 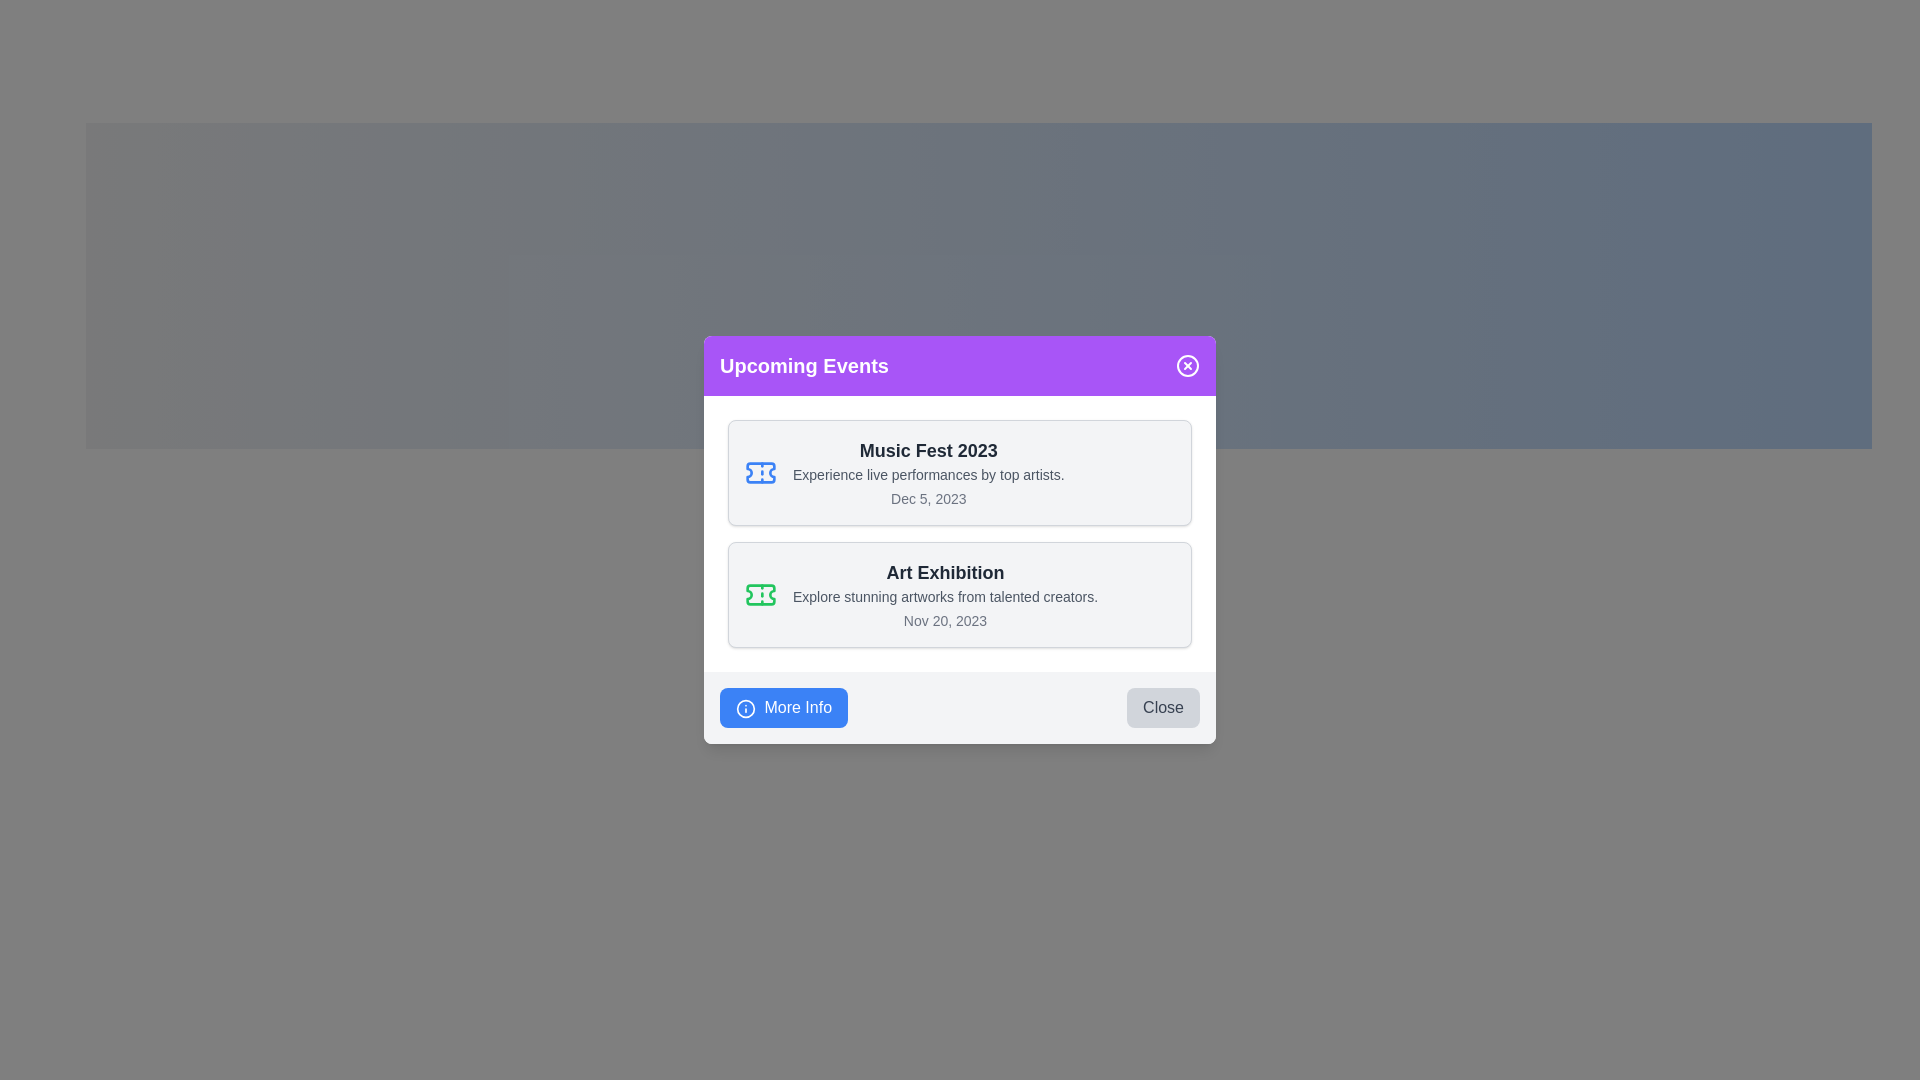 What do you see at coordinates (1188, 366) in the screenshot?
I see `the circular button with a cross icon located at the top-right corner of the purple title bar in the 'Upcoming Events' dialog` at bounding box center [1188, 366].